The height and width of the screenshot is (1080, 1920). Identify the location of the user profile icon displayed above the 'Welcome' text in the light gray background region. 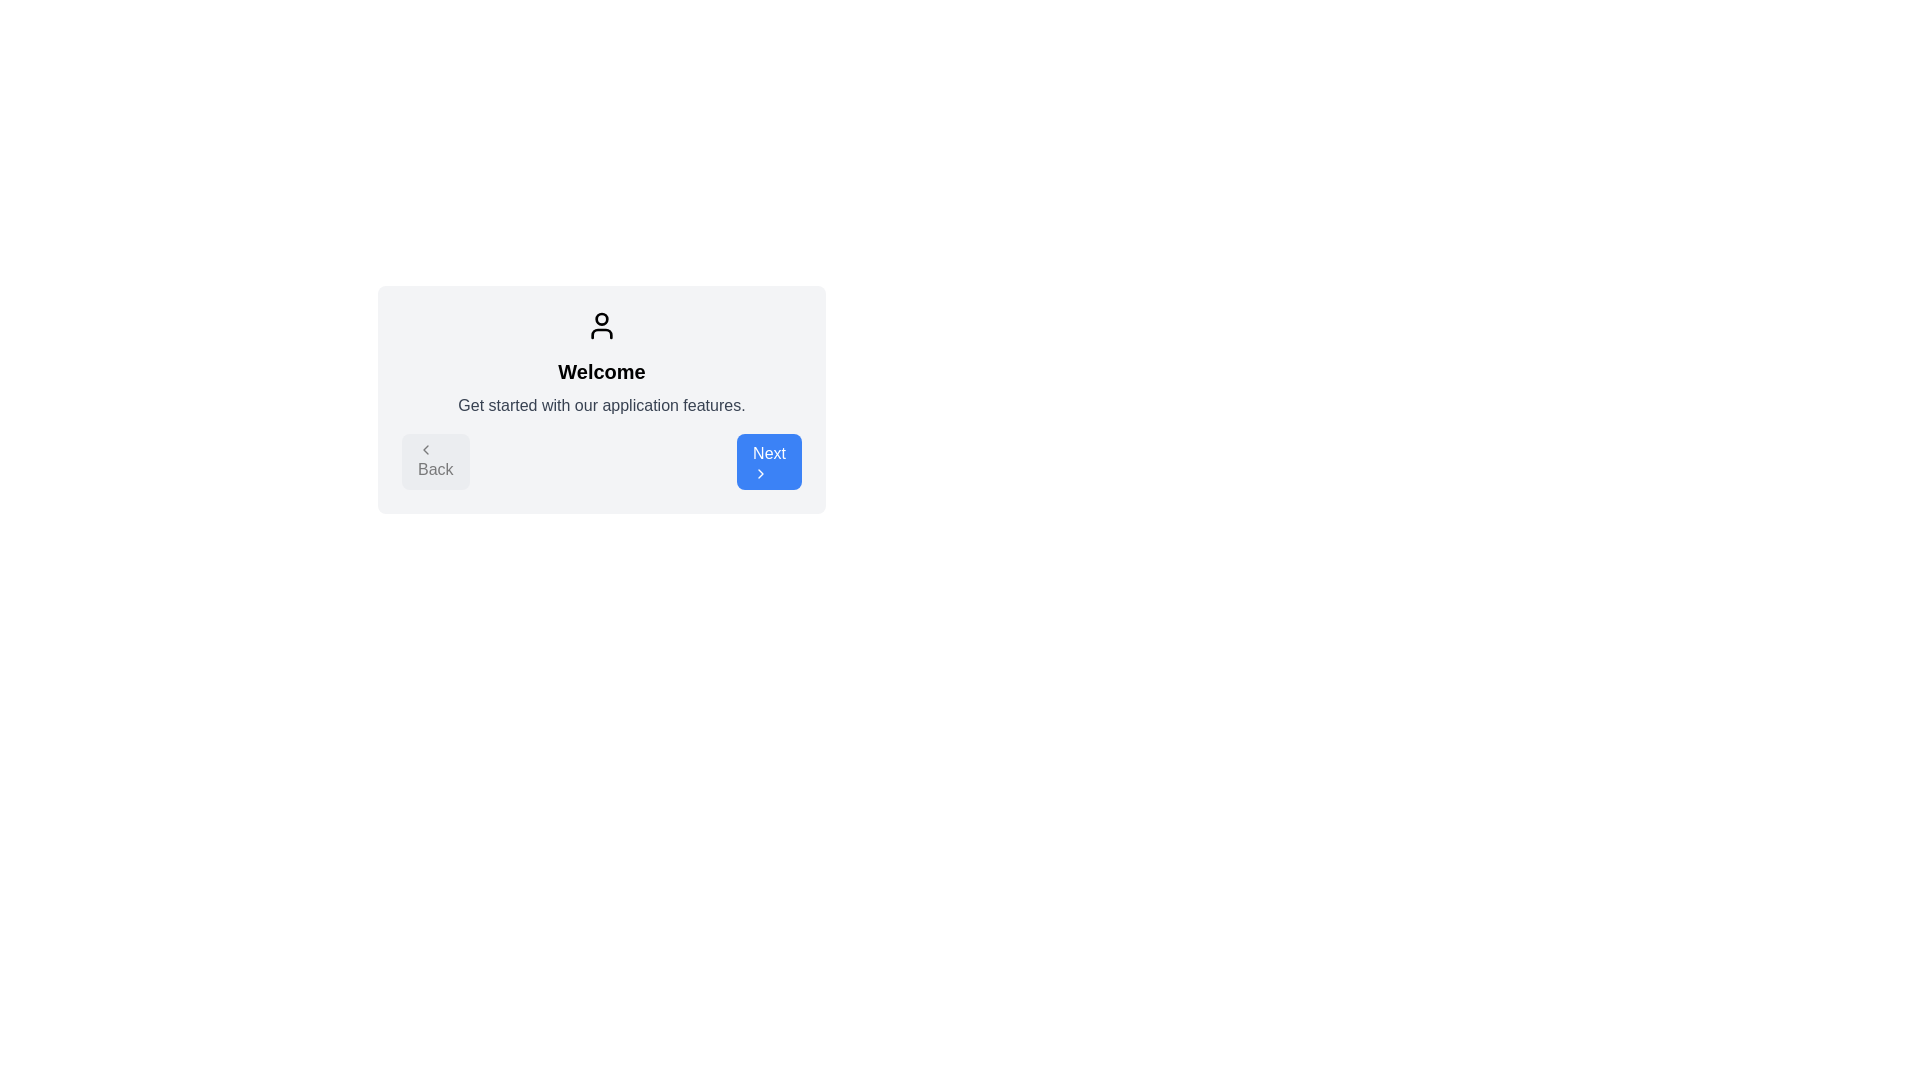
(600, 325).